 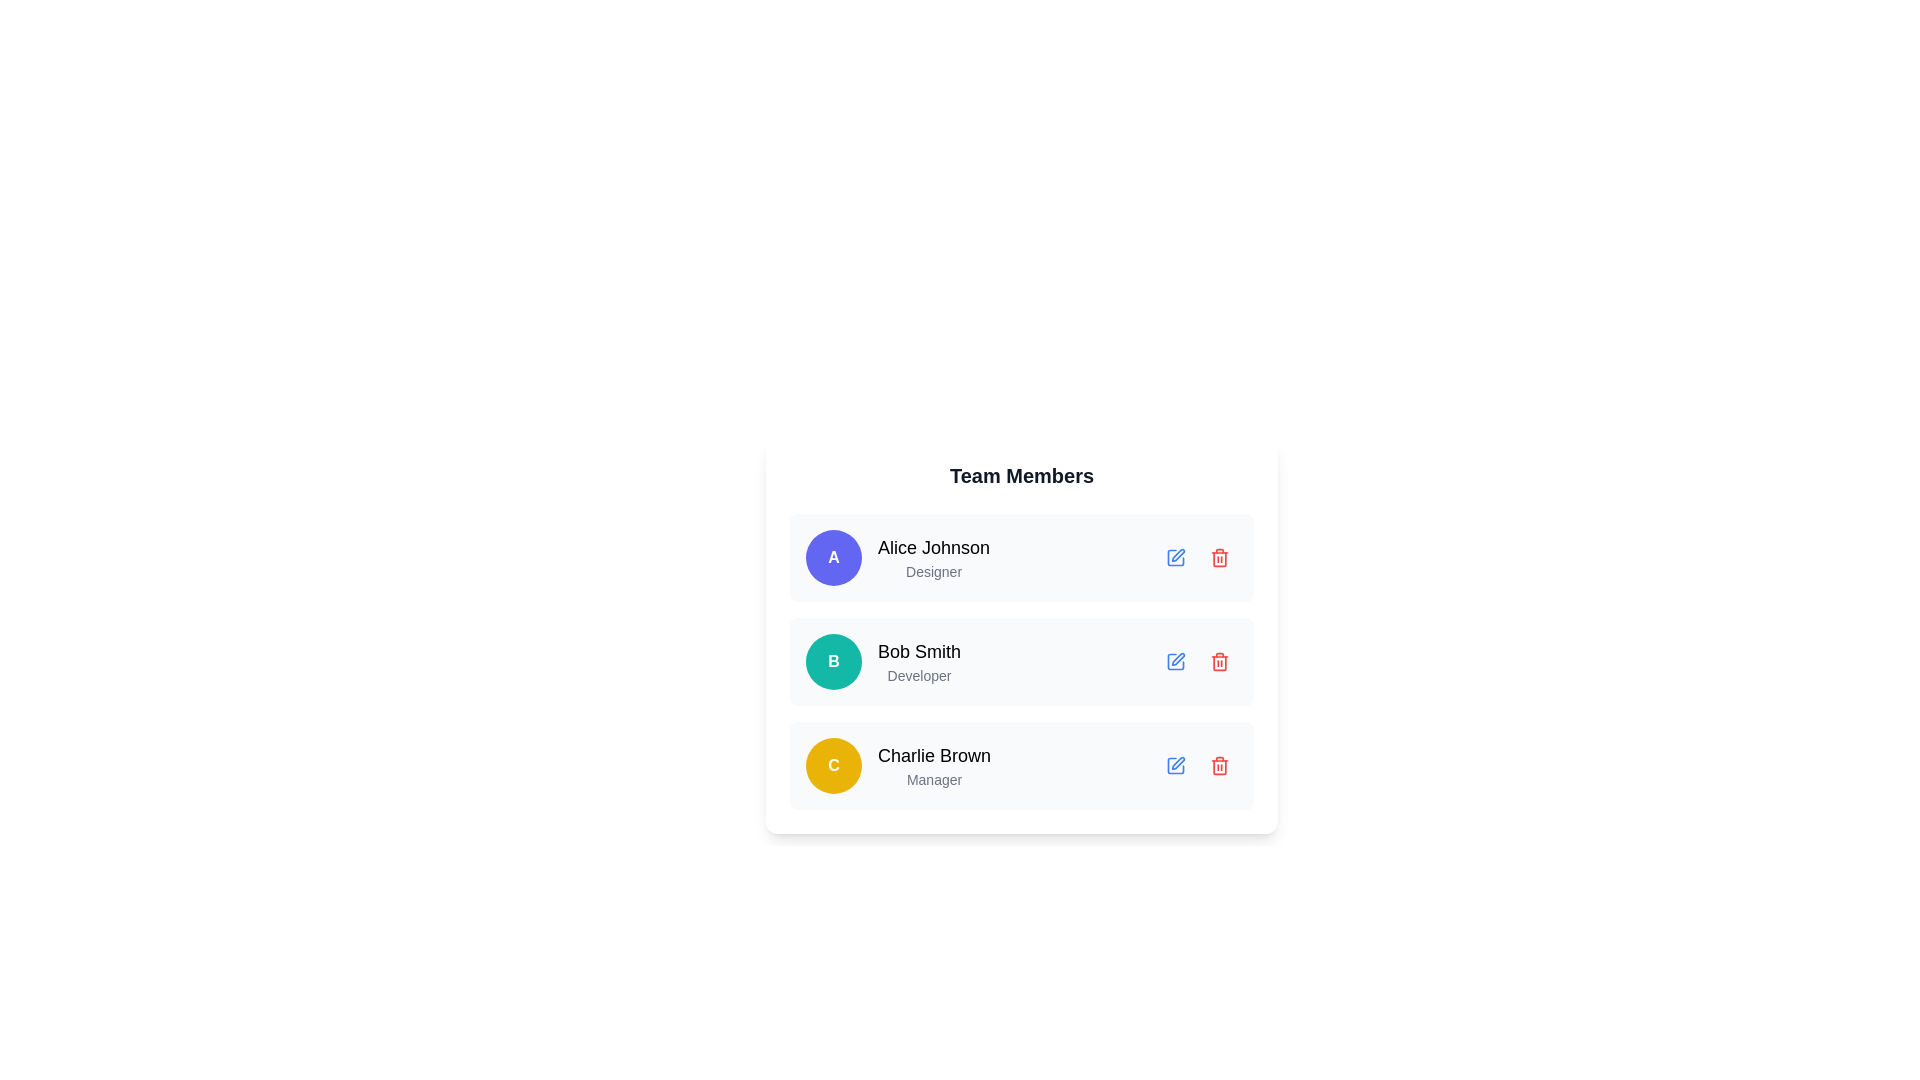 What do you see at coordinates (918, 675) in the screenshot?
I see `the text label indicating the role of 'Bob Smith' as a 'Developer', located below the name 'Bob Smith' in the 'Team Members' section` at bounding box center [918, 675].